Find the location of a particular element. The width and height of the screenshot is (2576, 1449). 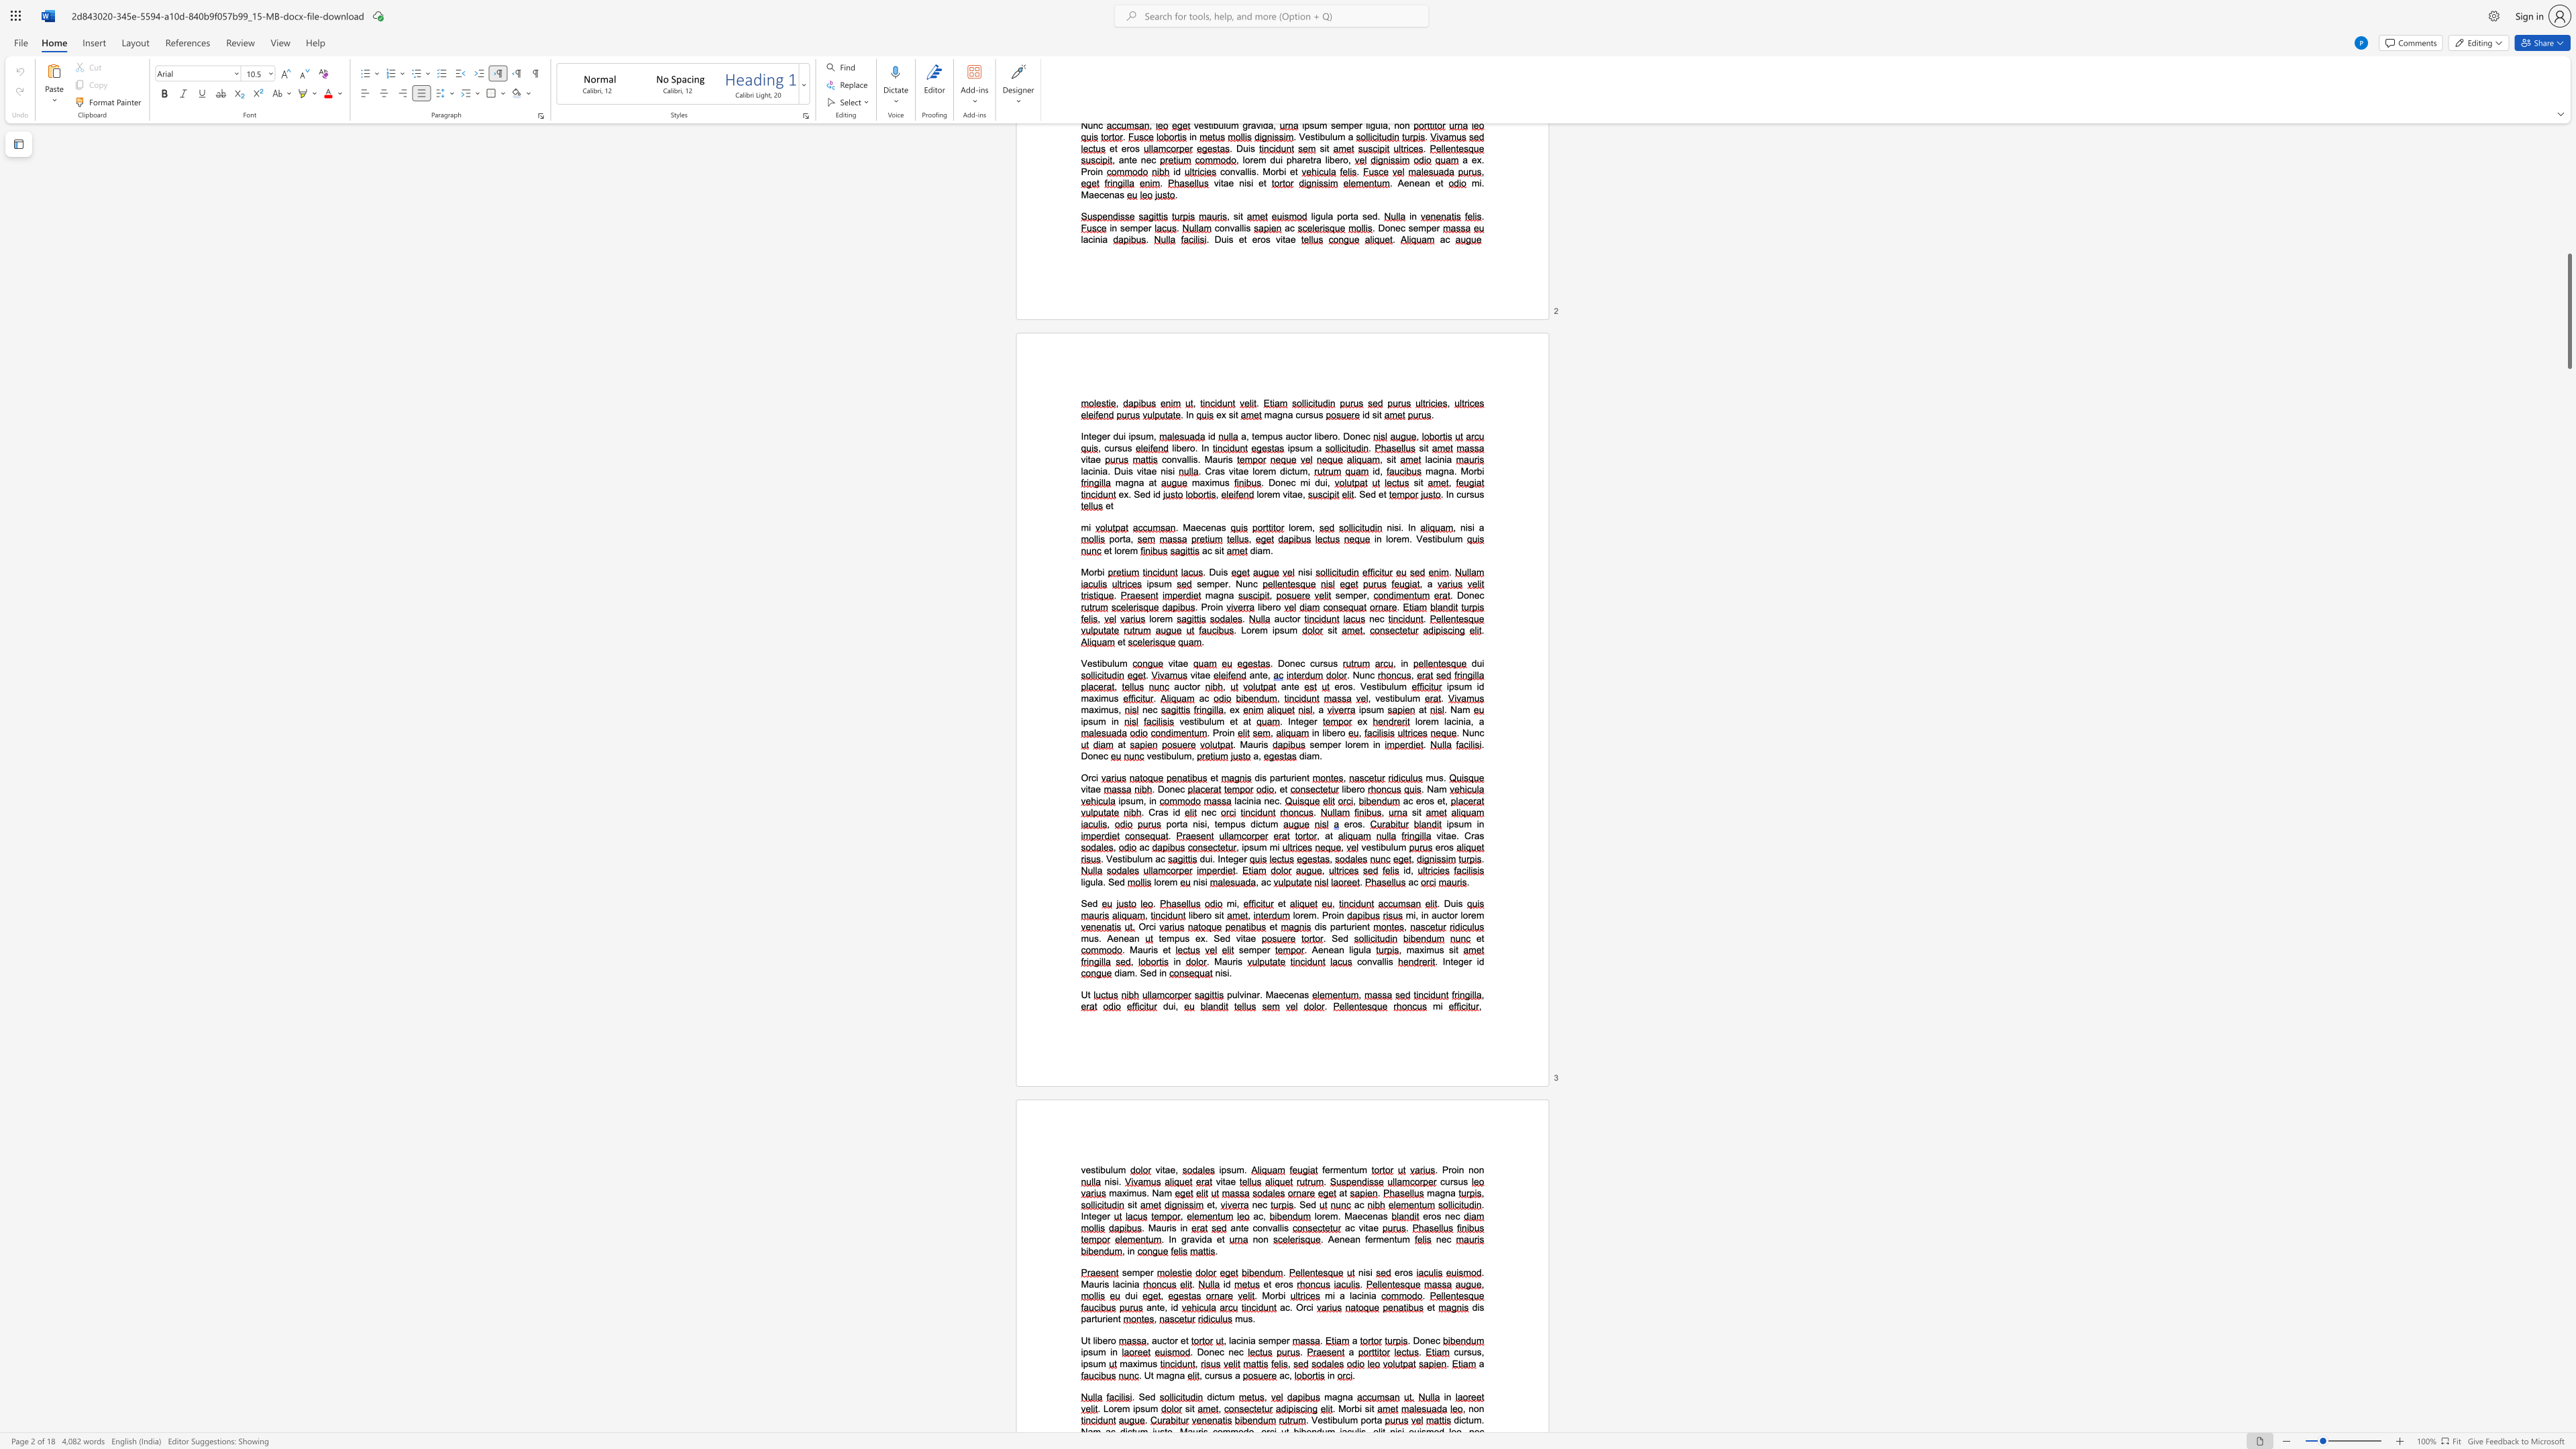

the space between the continuous character "i" and "b" in the text is located at coordinates (1193, 914).